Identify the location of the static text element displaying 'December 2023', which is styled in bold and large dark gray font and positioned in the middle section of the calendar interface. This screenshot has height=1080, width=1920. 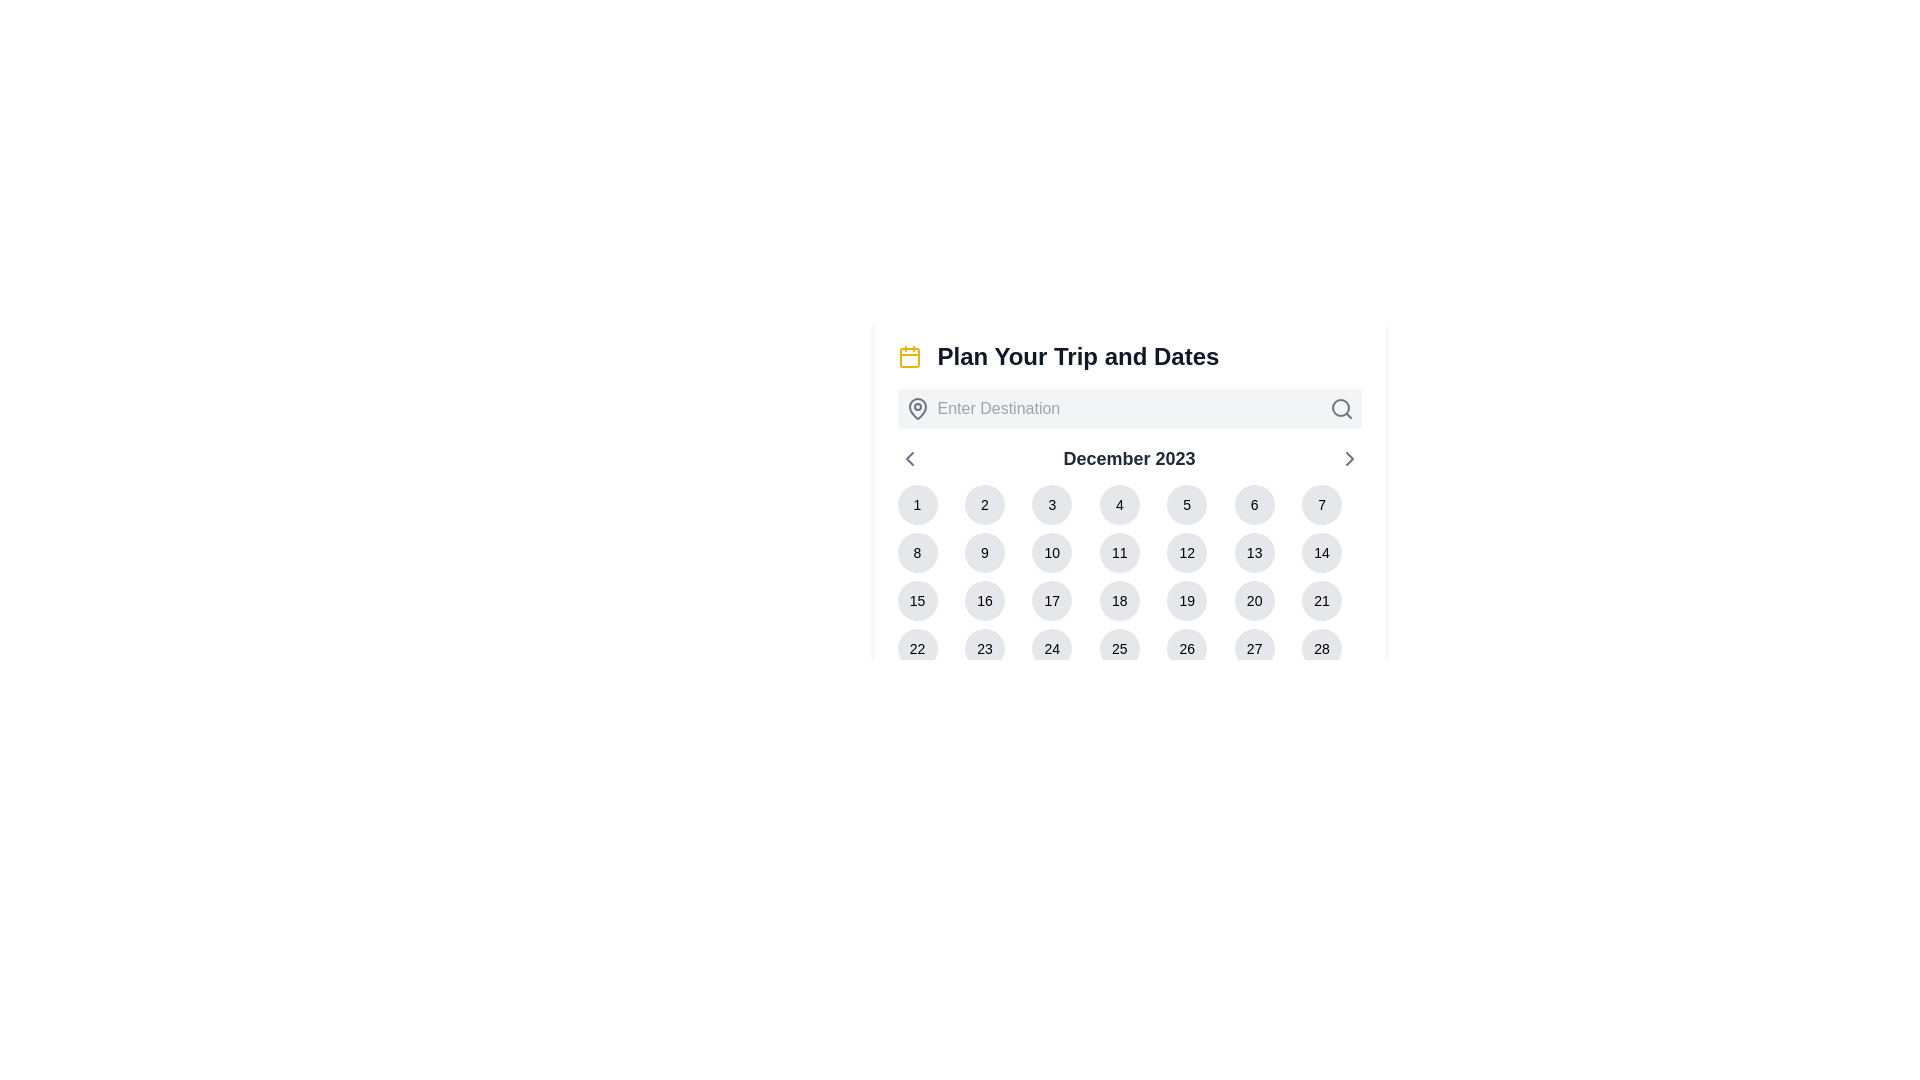
(1129, 459).